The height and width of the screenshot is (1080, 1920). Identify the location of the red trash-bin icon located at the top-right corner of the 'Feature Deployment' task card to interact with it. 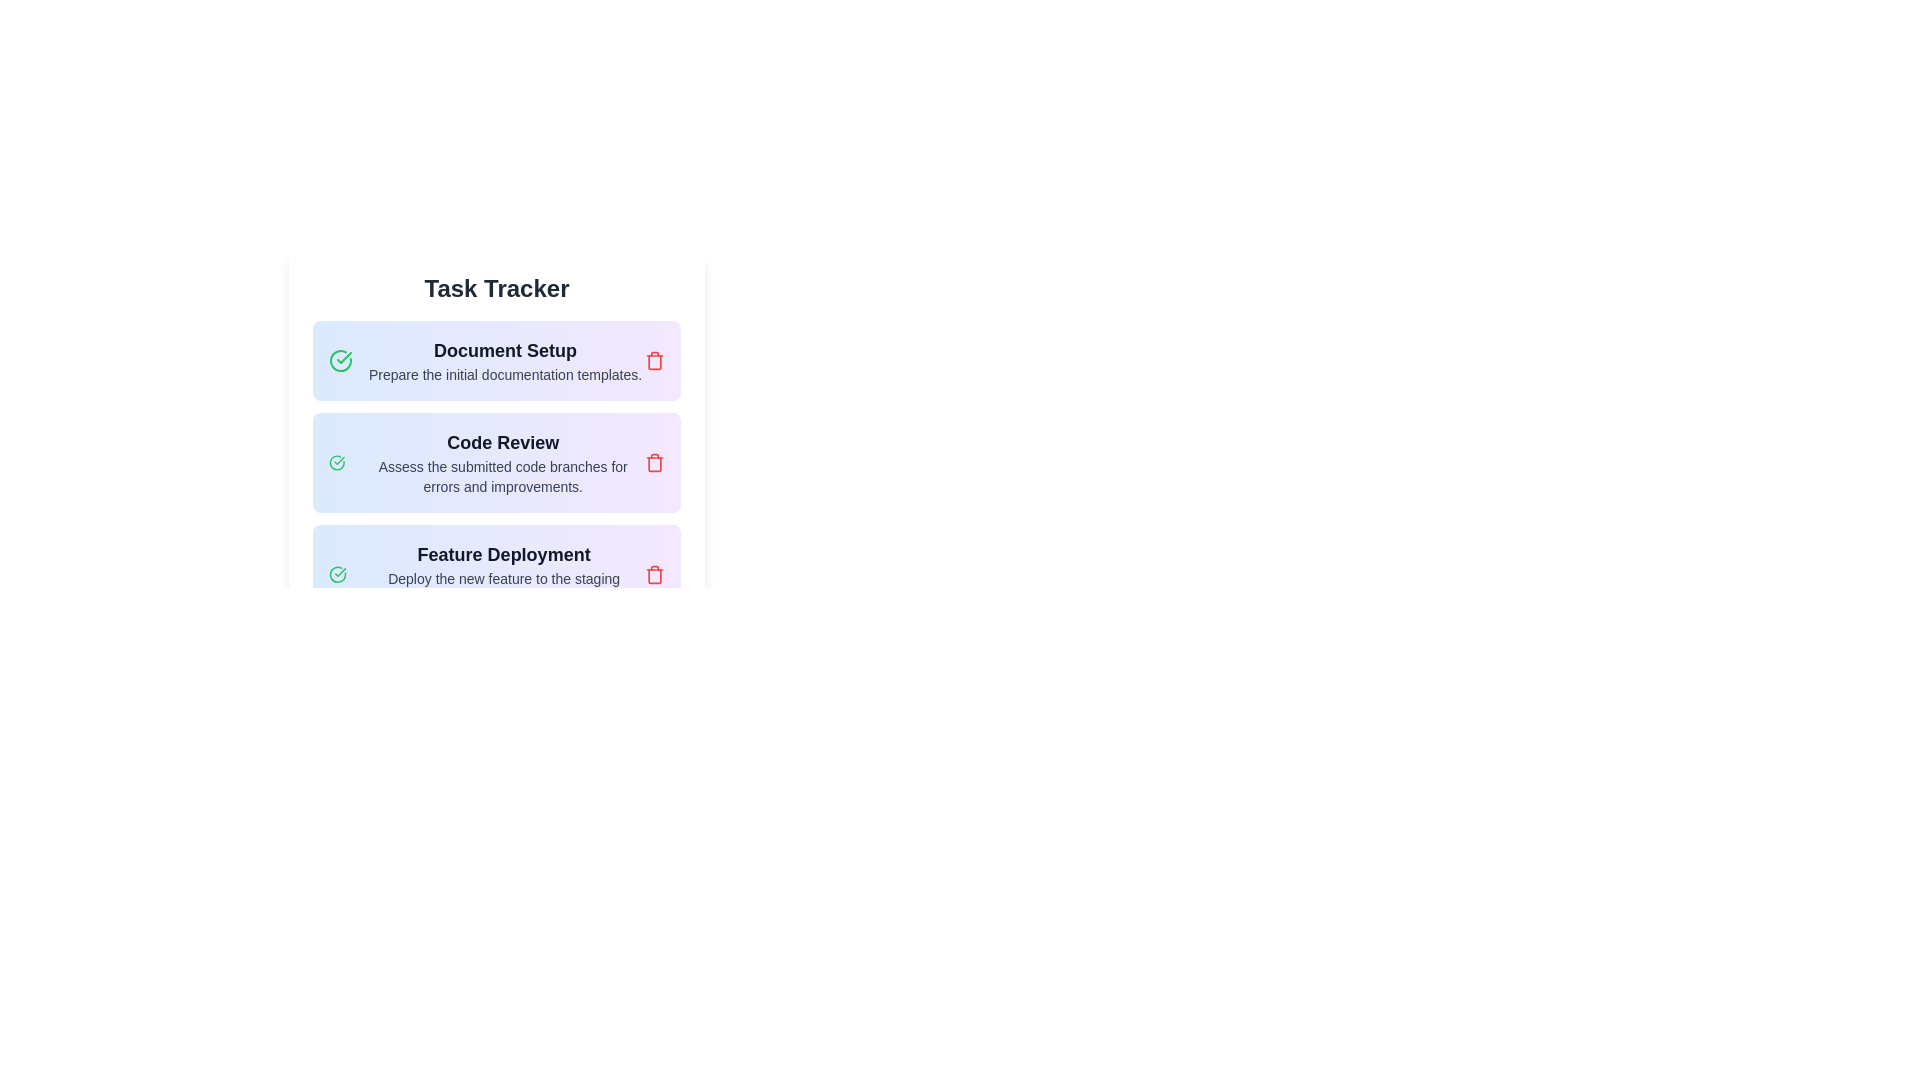
(654, 574).